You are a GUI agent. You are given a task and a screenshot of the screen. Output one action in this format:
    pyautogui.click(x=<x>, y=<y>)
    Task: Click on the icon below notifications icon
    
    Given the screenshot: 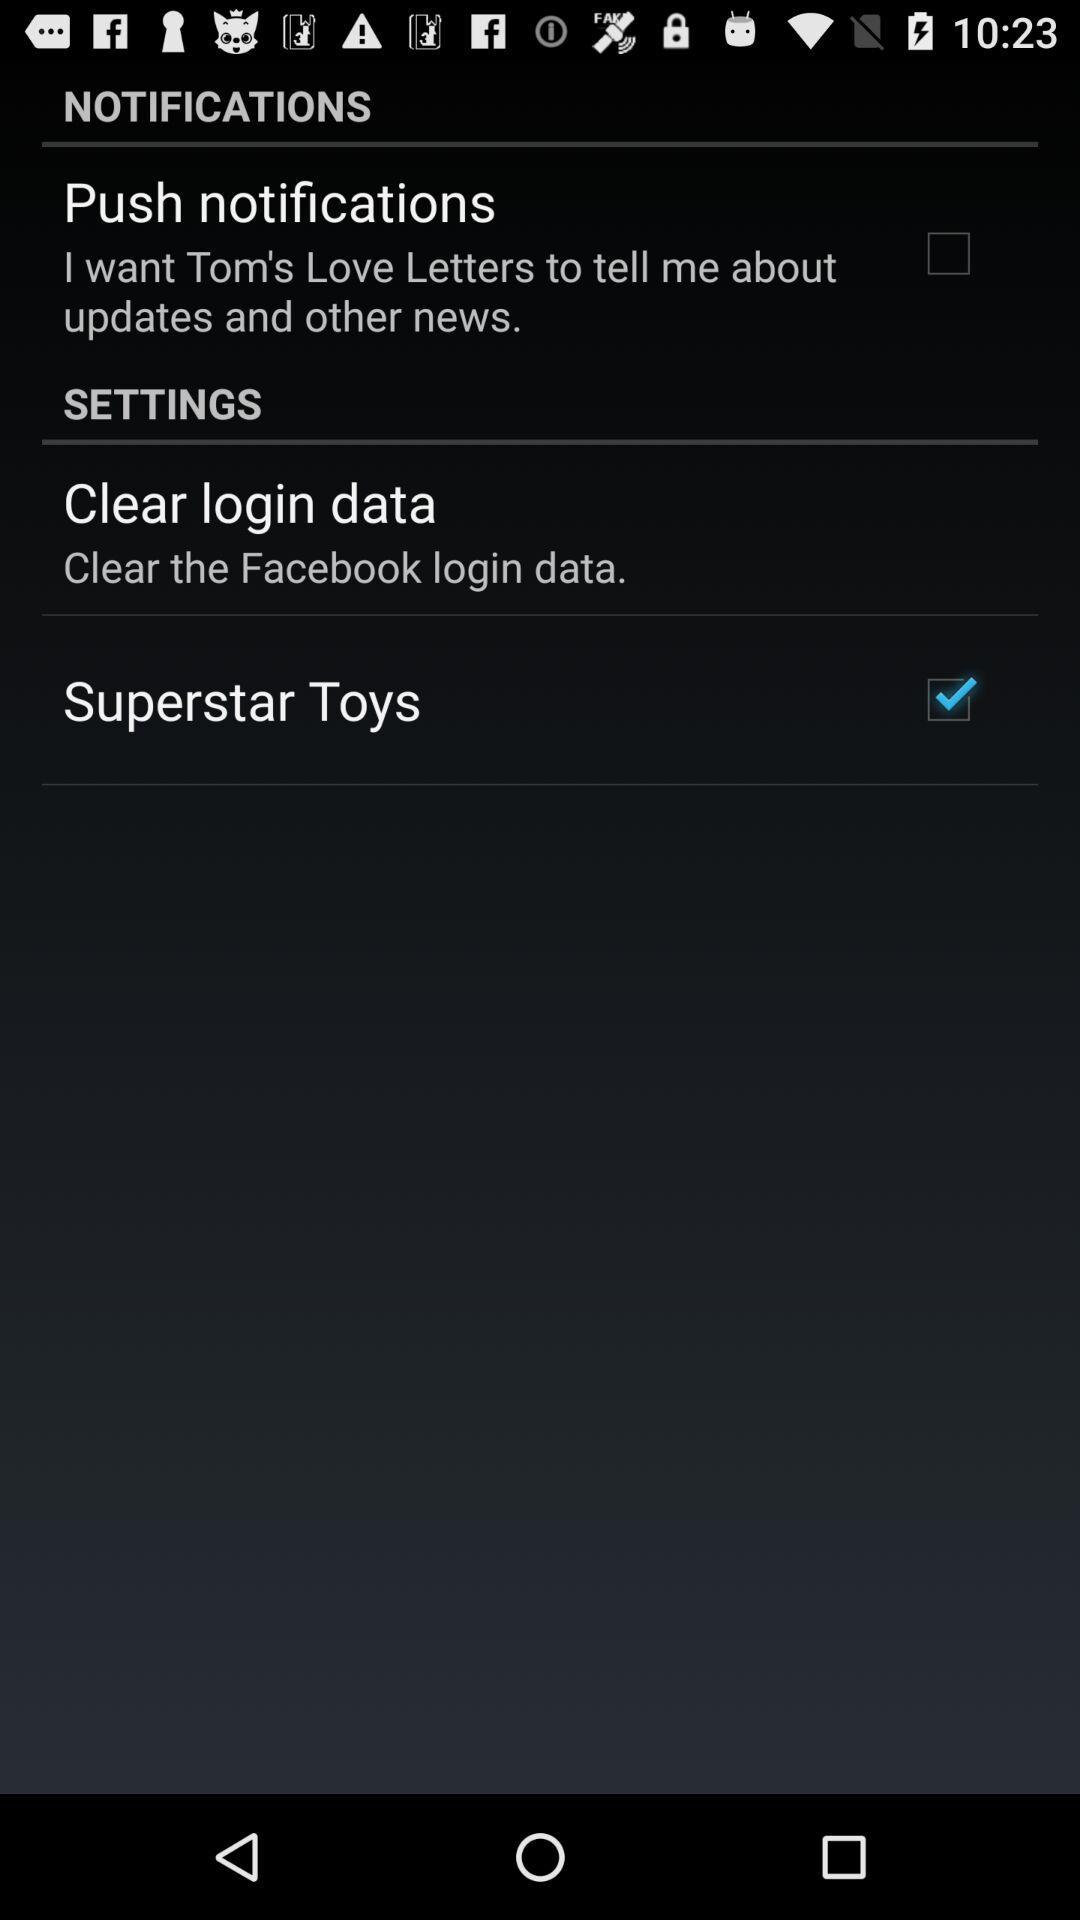 What is the action you would take?
    pyautogui.click(x=279, y=200)
    